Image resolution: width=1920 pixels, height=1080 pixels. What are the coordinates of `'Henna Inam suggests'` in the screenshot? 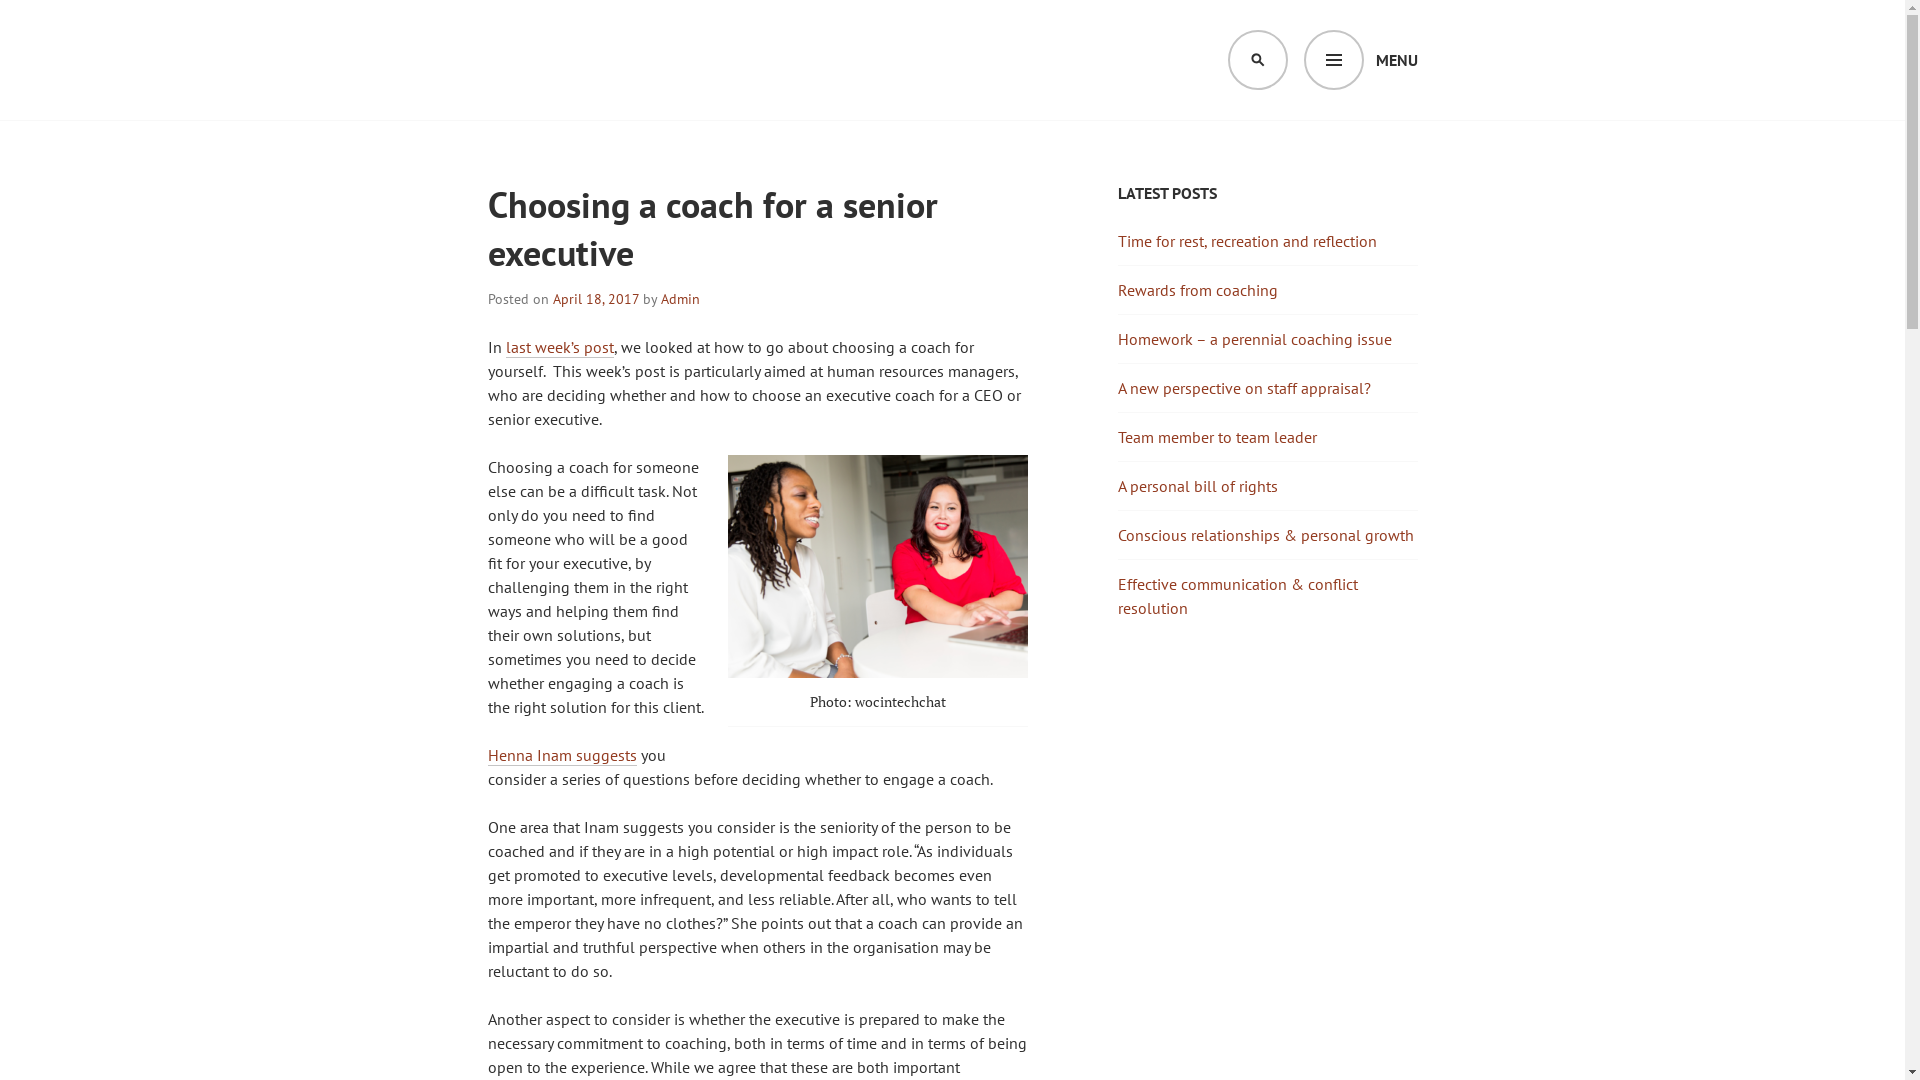 It's located at (561, 755).